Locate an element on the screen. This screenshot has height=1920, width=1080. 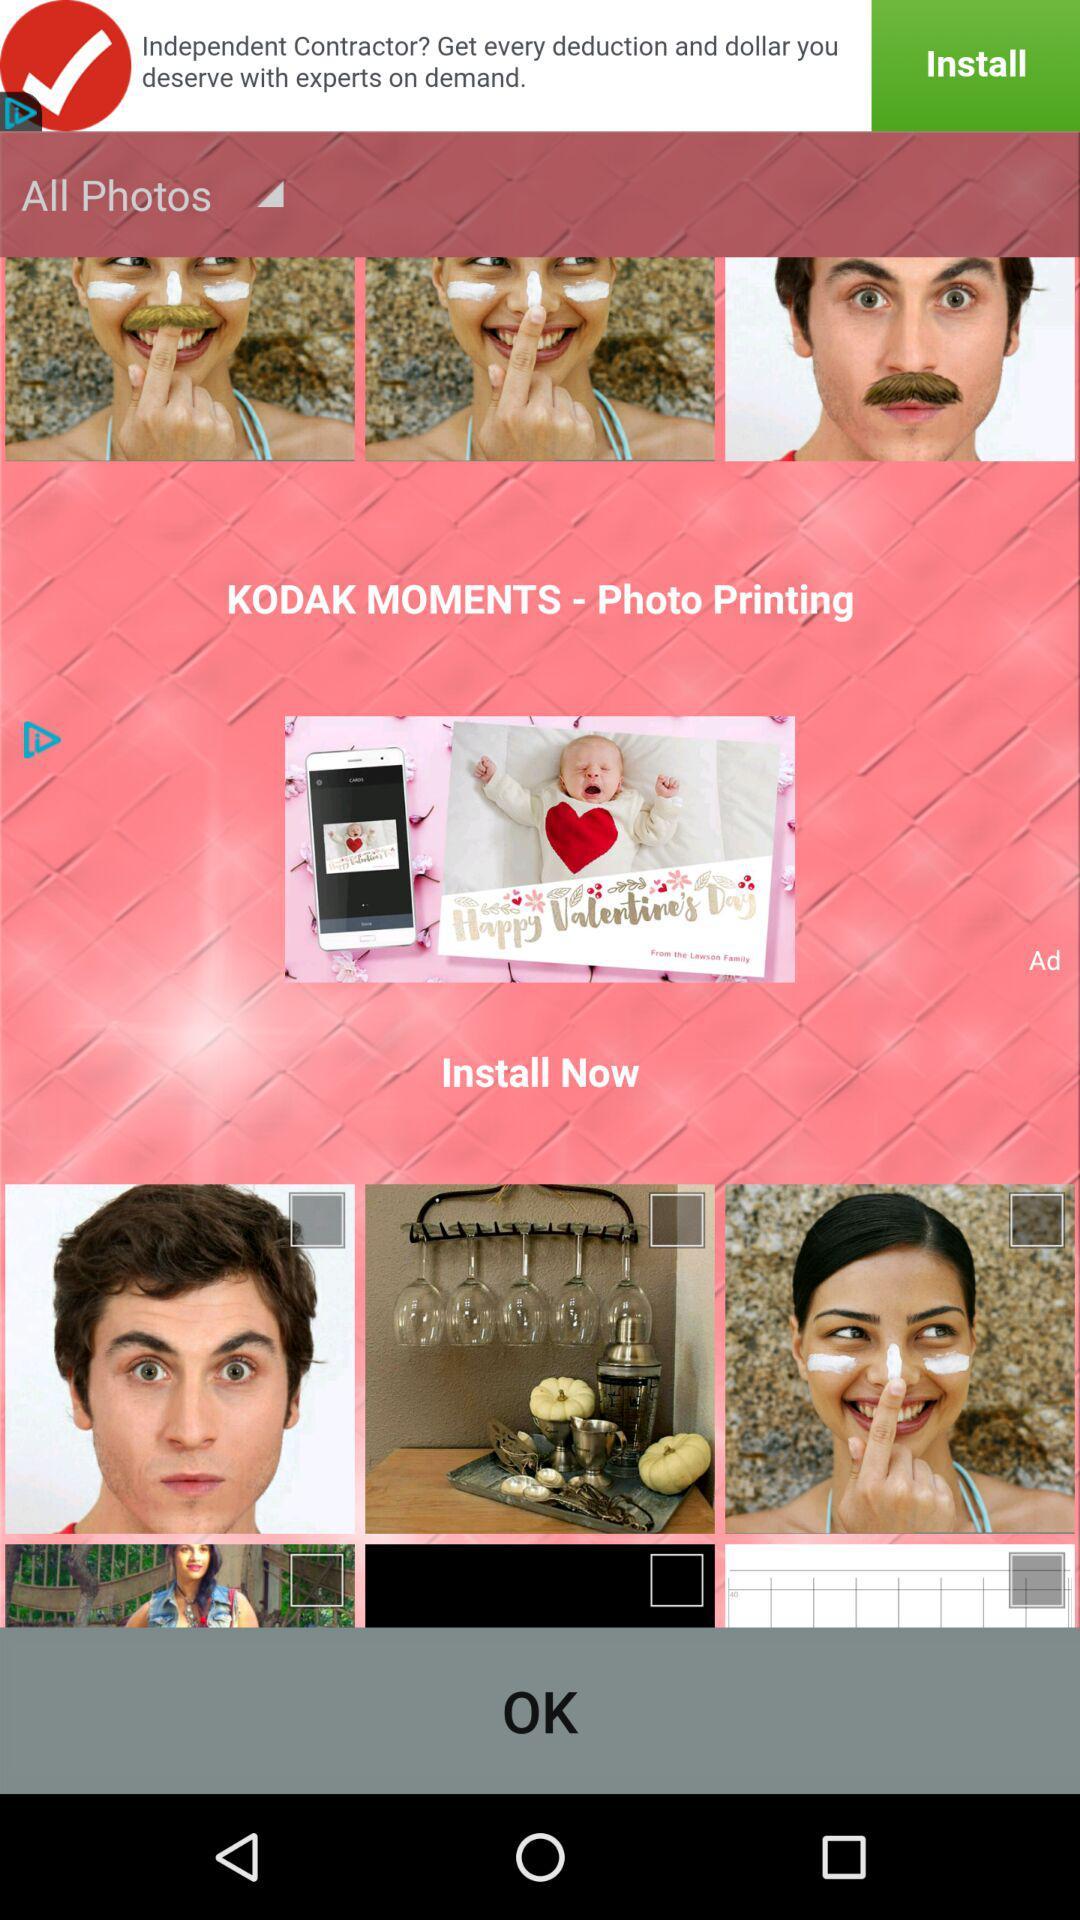
install now is located at coordinates (540, 1070).